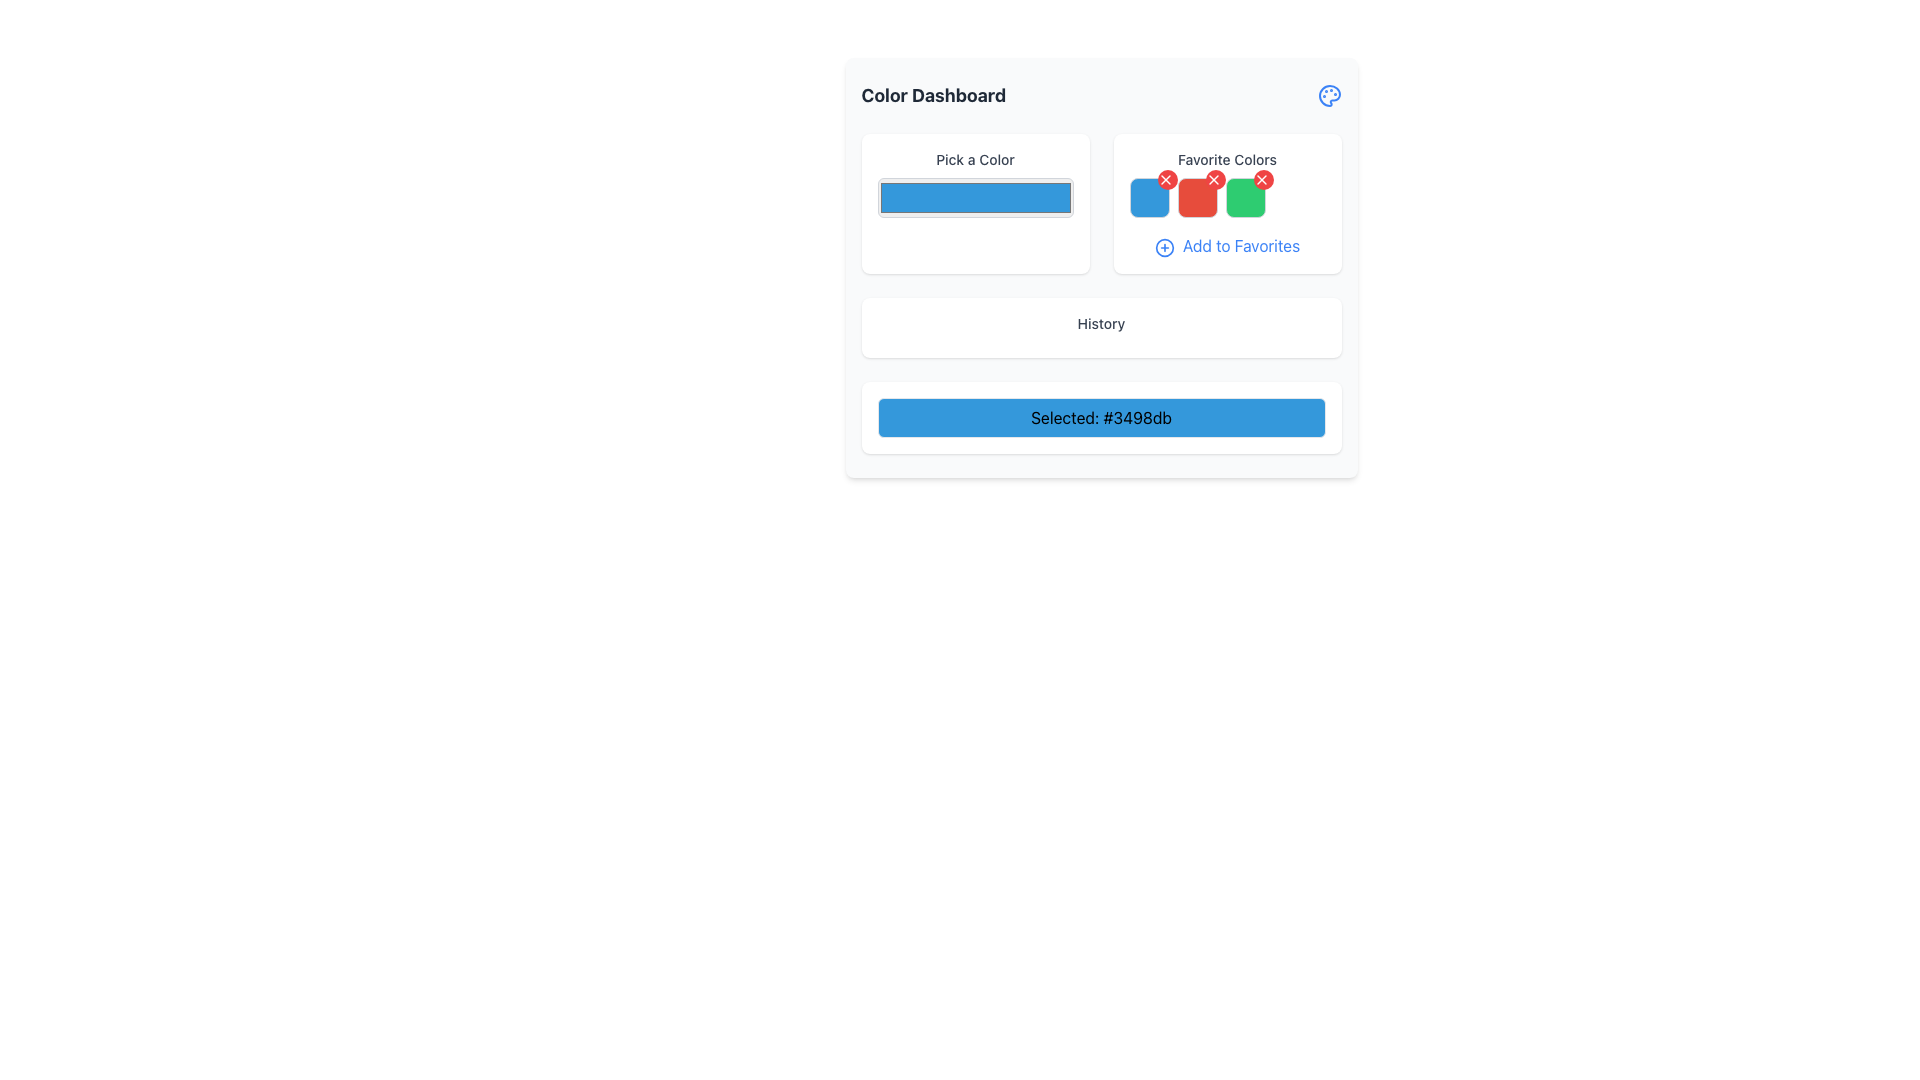 This screenshot has height=1080, width=1920. I want to click on the circular icon with a blue outline and a plus sign, located to the left of the 'Add to Favorites' text, which represents the action of adding an item to favorites, so click(1164, 246).